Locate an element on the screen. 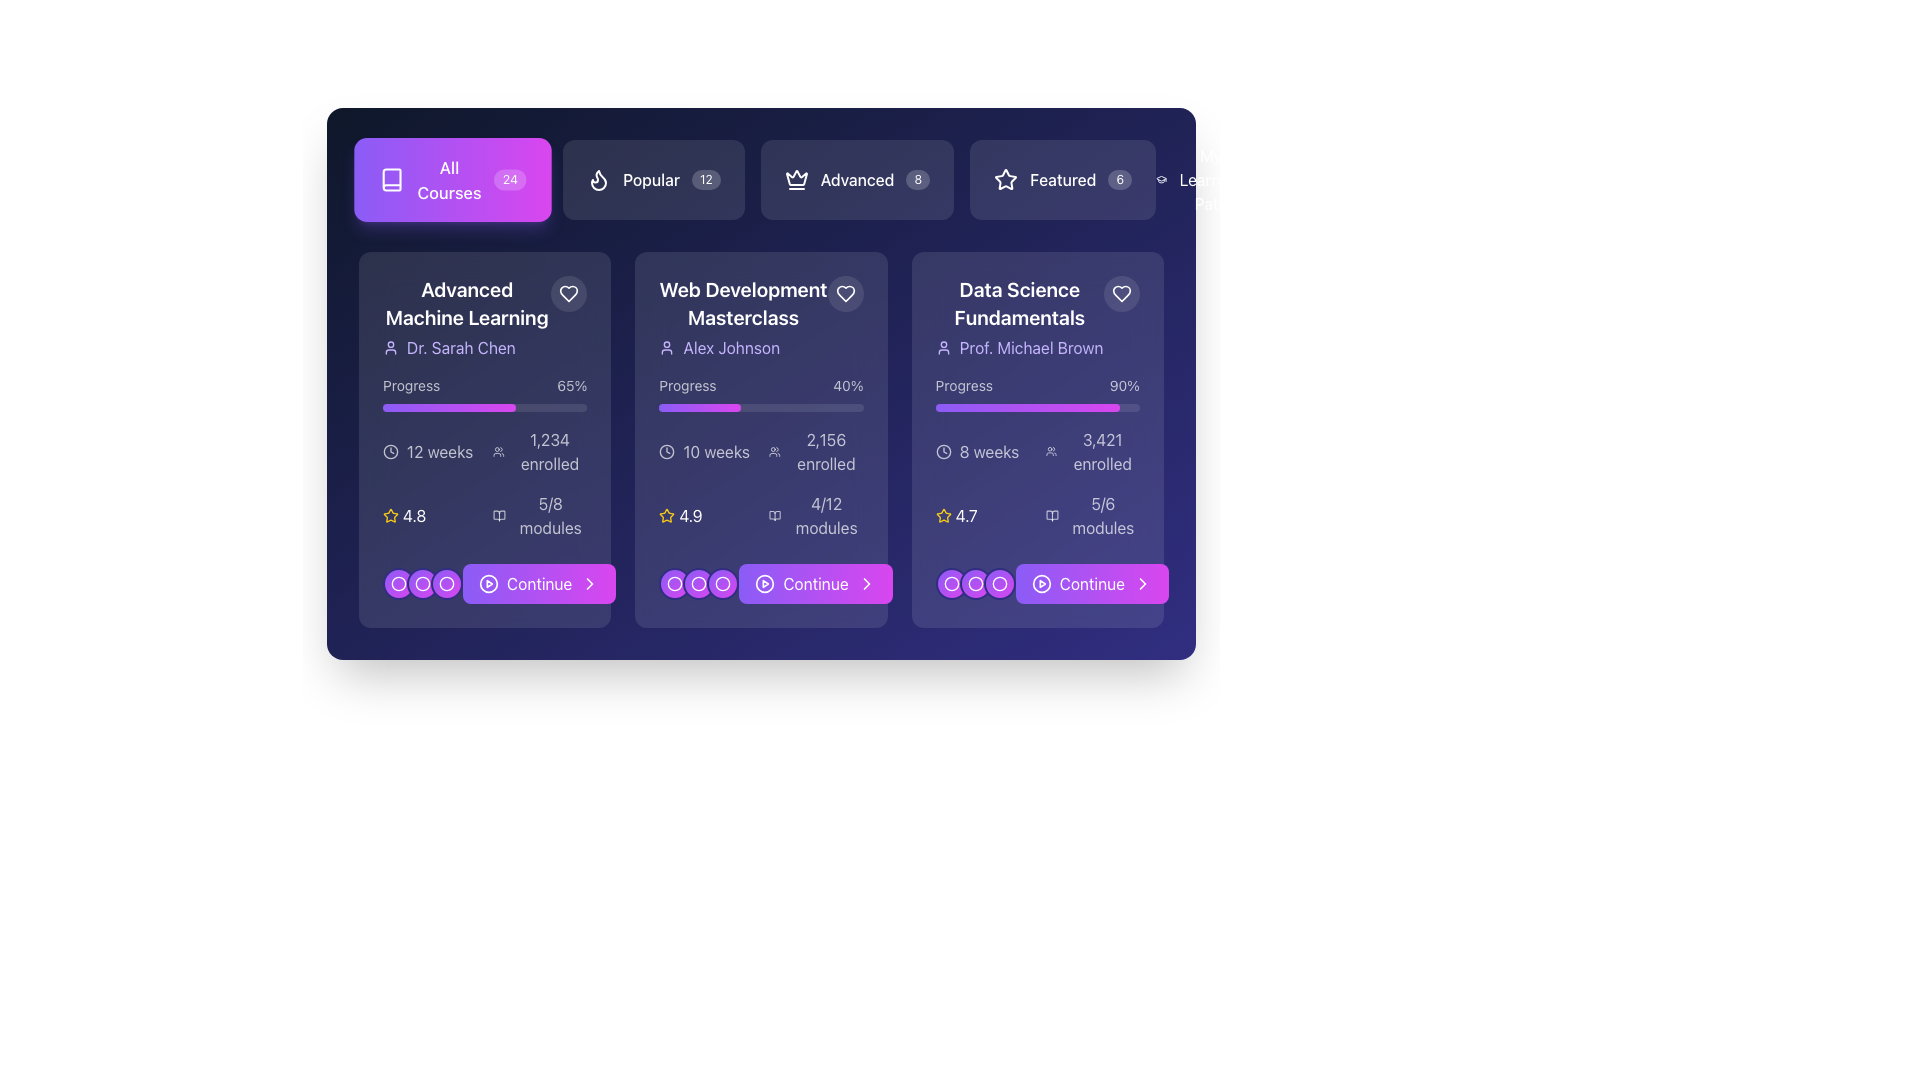 Image resolution: width=1920 pixels, height=1080 pixels. the progress tracker element displaying 'Progress 40%' which indicates 40% completion of the task is located at coordinates (760, 393).